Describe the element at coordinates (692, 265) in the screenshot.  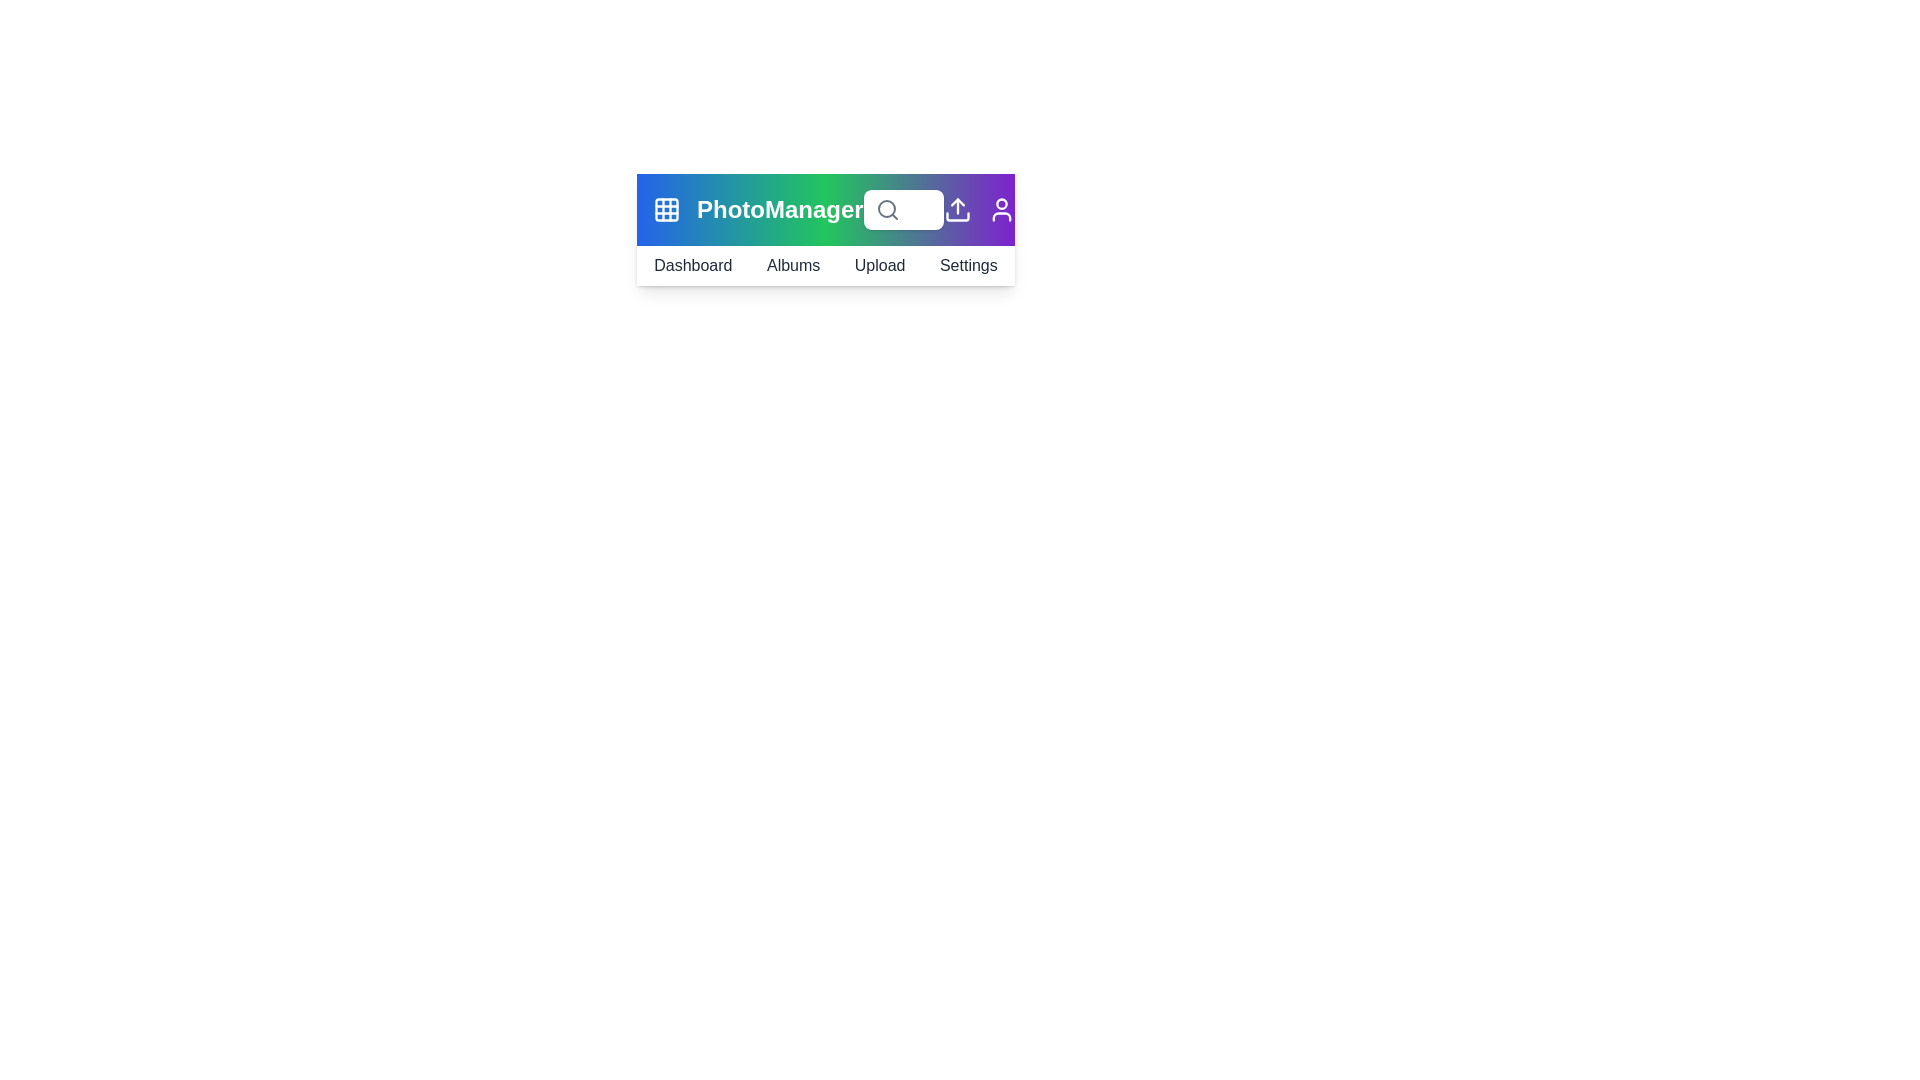
I see `the 'Dashboard' navigation link` at that location.